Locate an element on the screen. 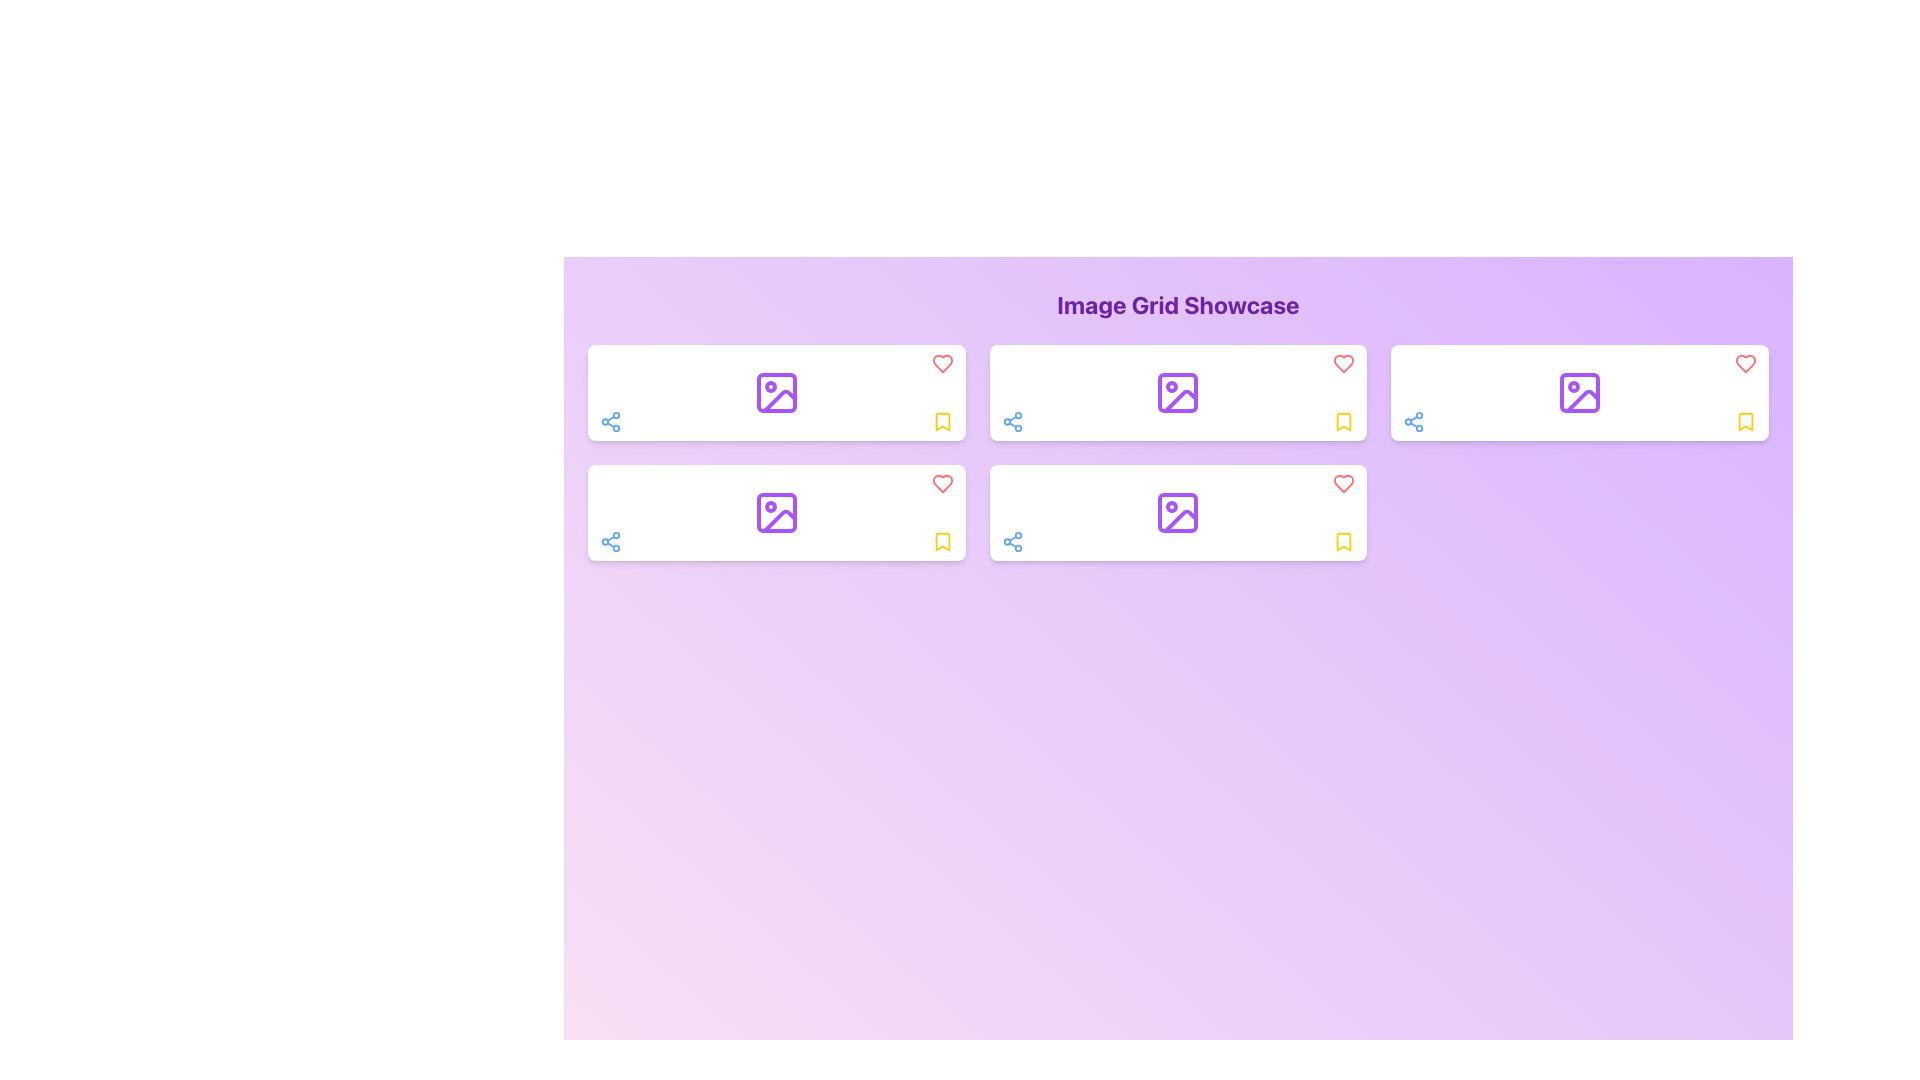 The height and width of the screenshot is (1080, 1920). the bookmark icon located at the bottom-right corner of the card grid is located at coordinates (941, 542).